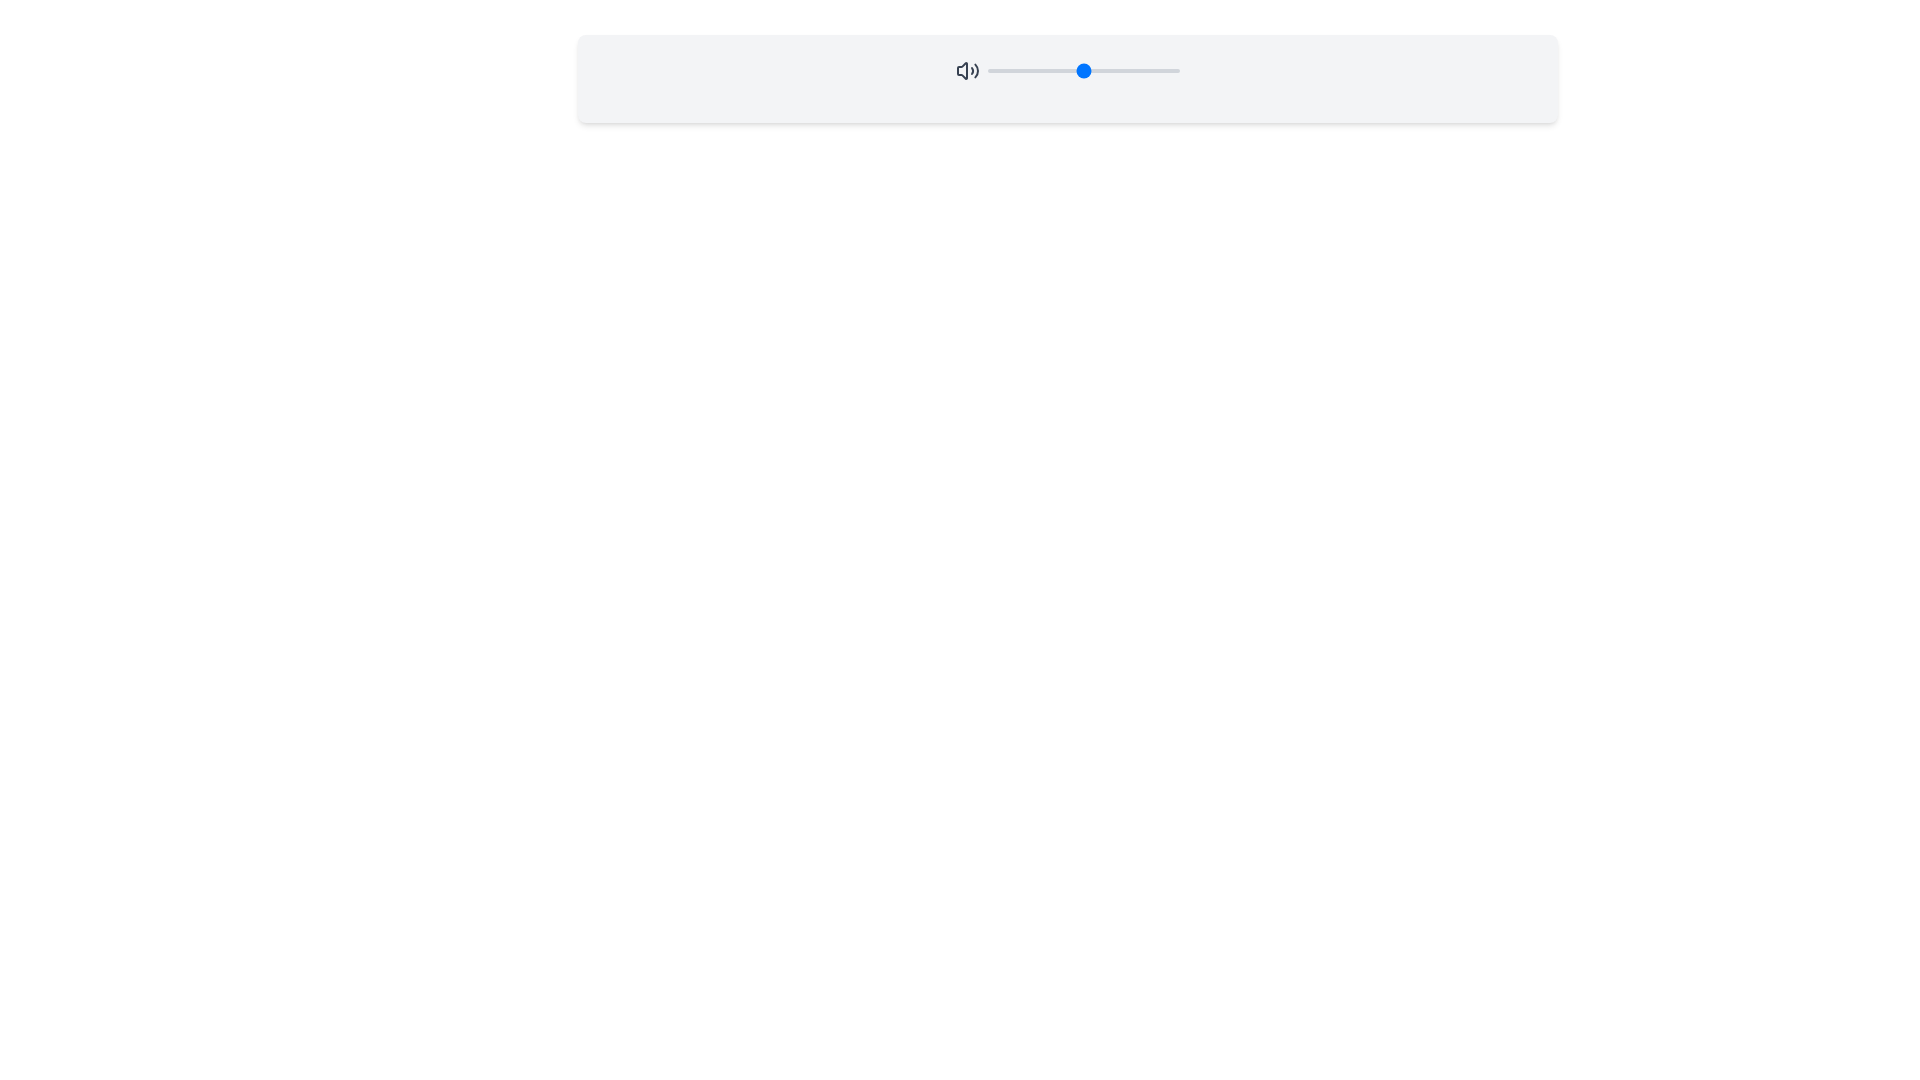 This screenshot has height=1080, width=1920. Describe the element at coordinates (1032, 69) in the screenshot. I see `volume level` at that location.